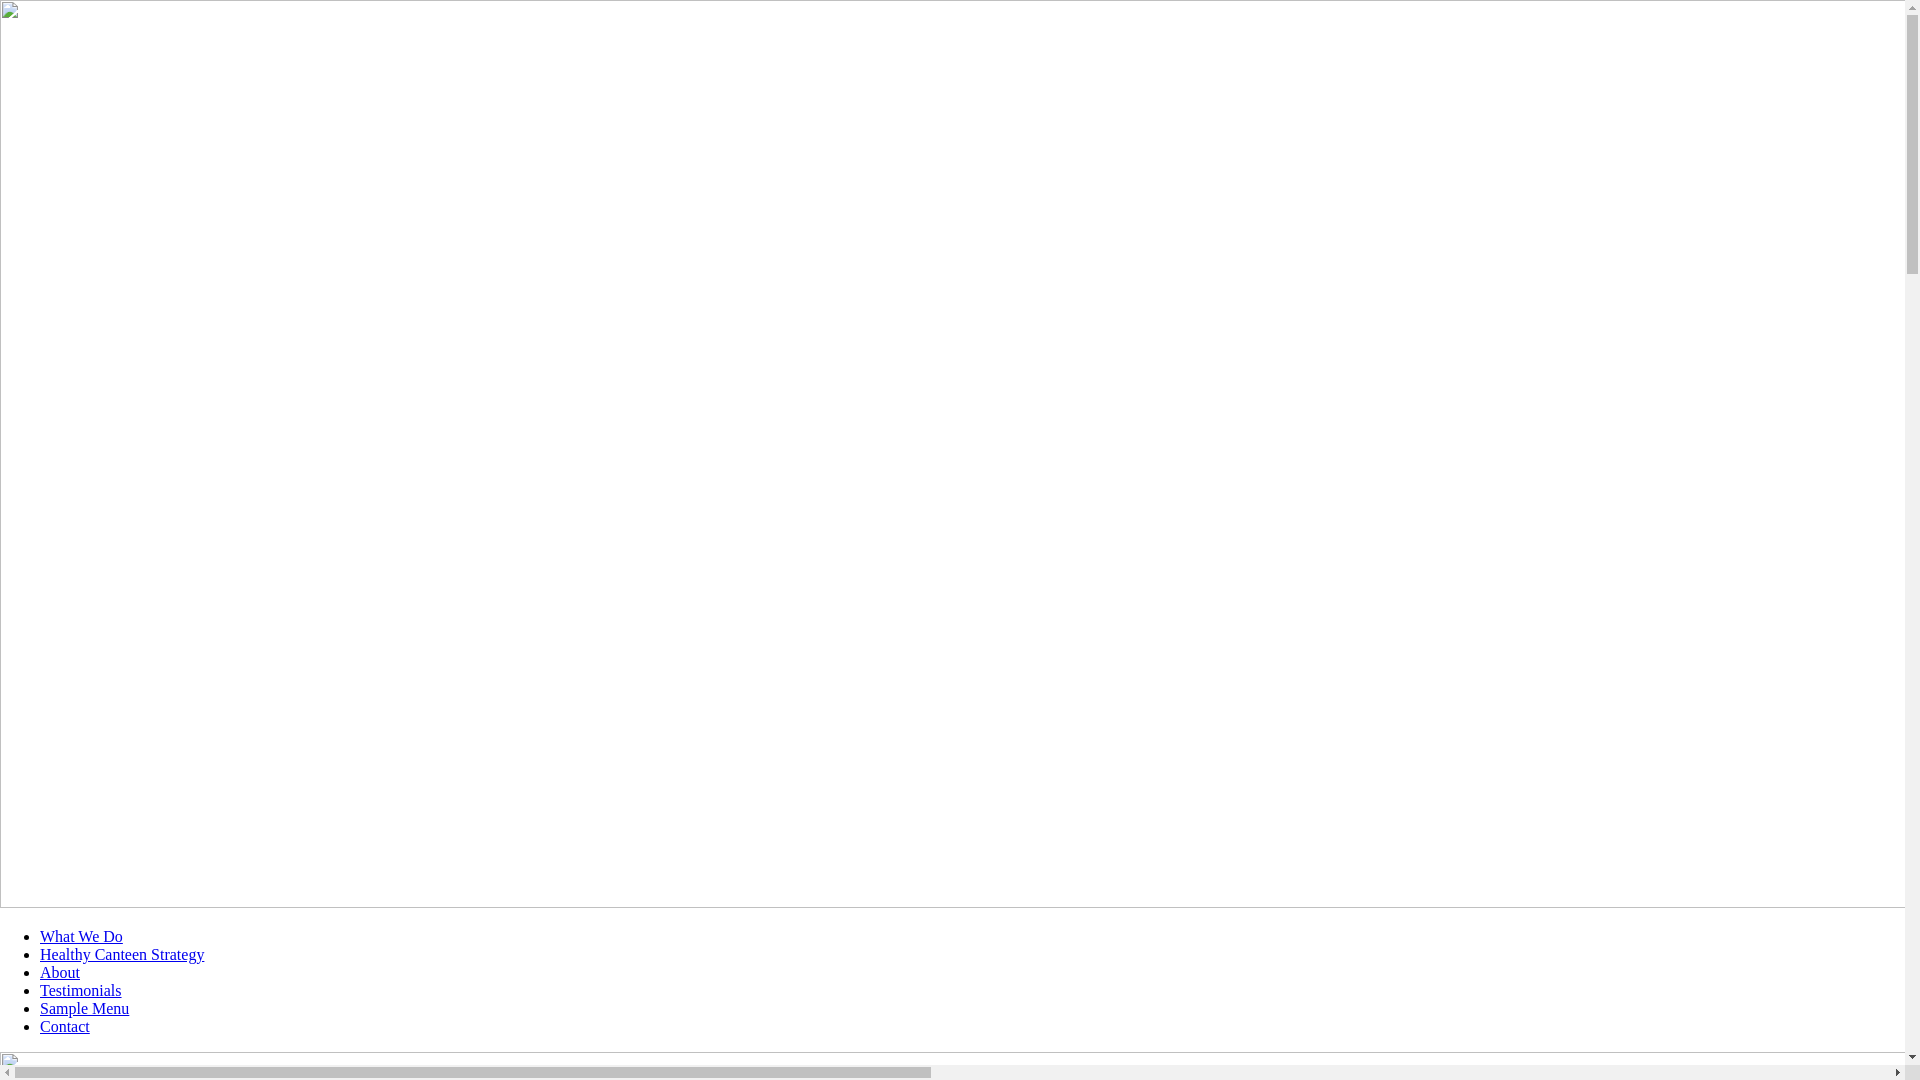 The width and height of the screenshot is (1920, 1080). What do you see at coordinates (80, 990) in the screenshot?
I see `'Testimonials'` at bounding box center [80, 990].